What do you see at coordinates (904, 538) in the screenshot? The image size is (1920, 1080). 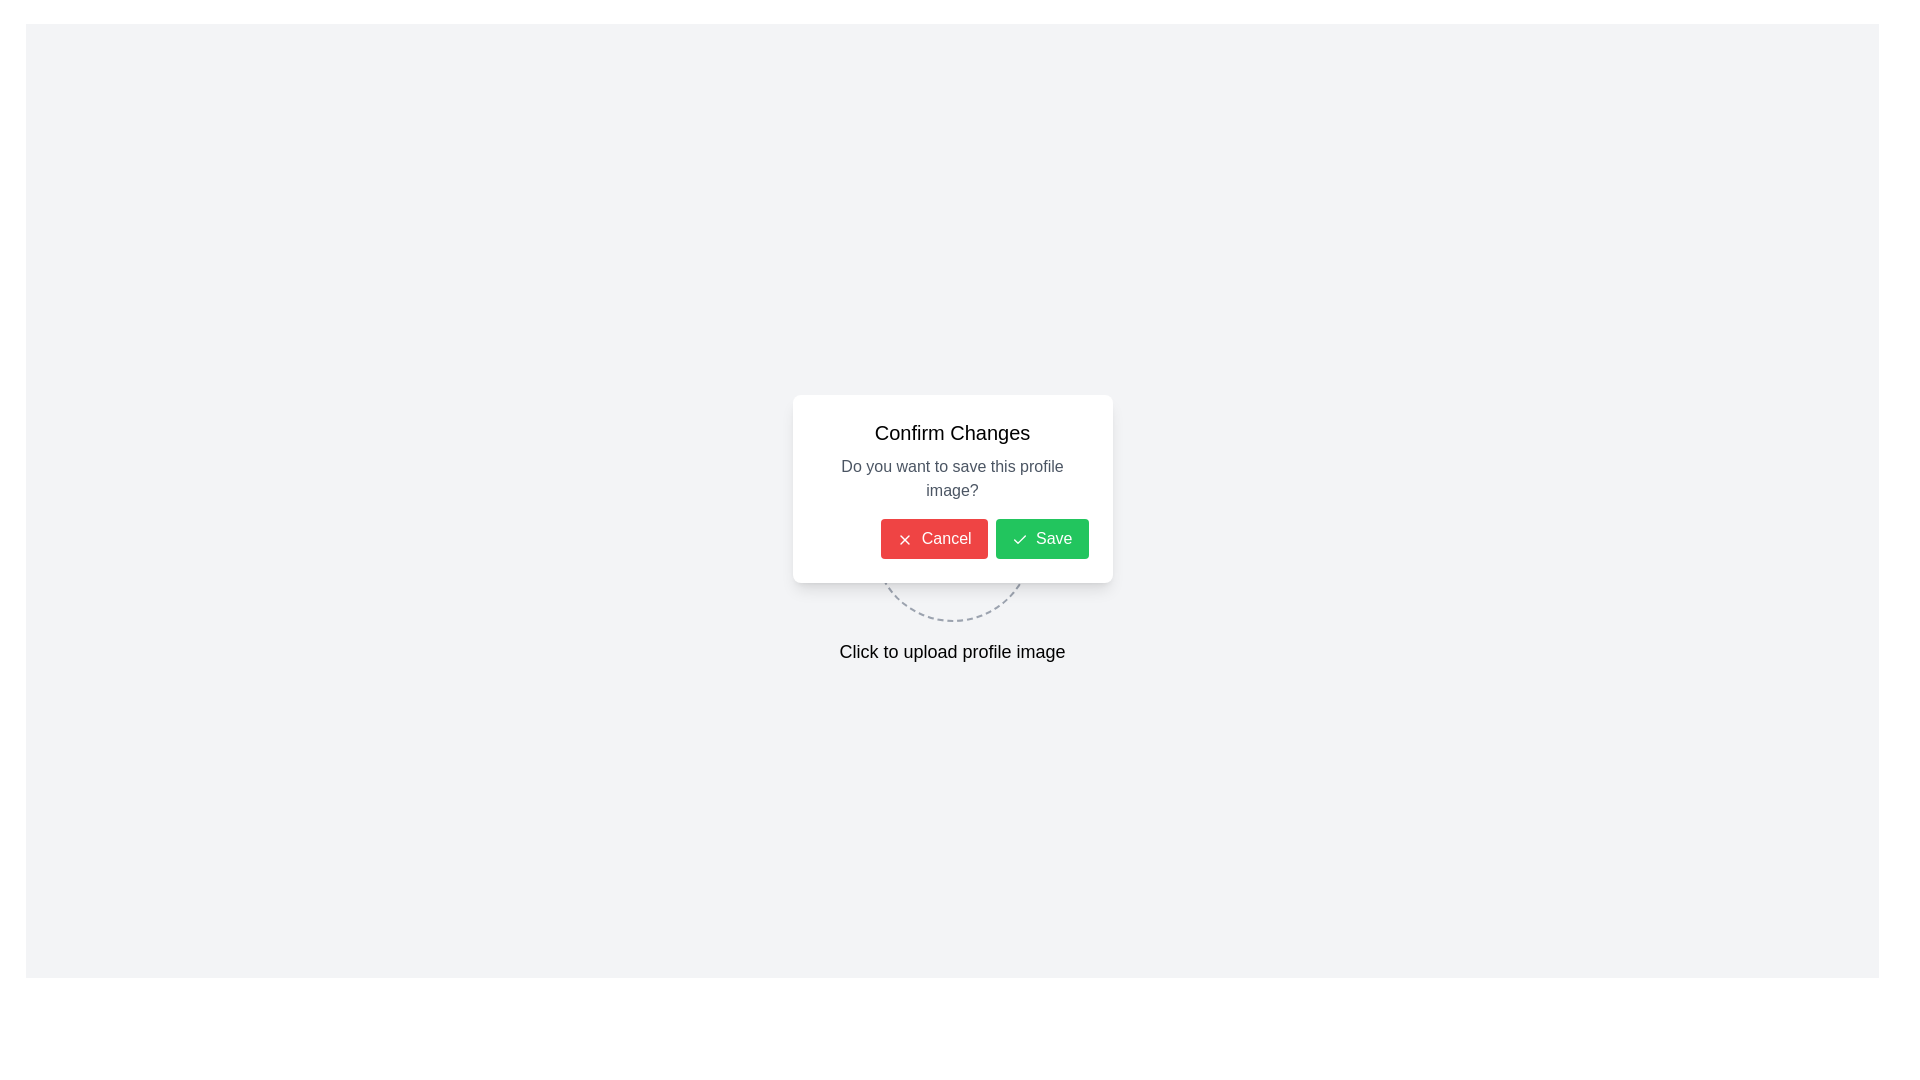 I see `the decorative cross icon within the 'Cancel' button, which is red and labeled with white text, positioned to the left of the green 'Save' button in the 'Confirm Changes' dialog` at bounding box center [904, 538].